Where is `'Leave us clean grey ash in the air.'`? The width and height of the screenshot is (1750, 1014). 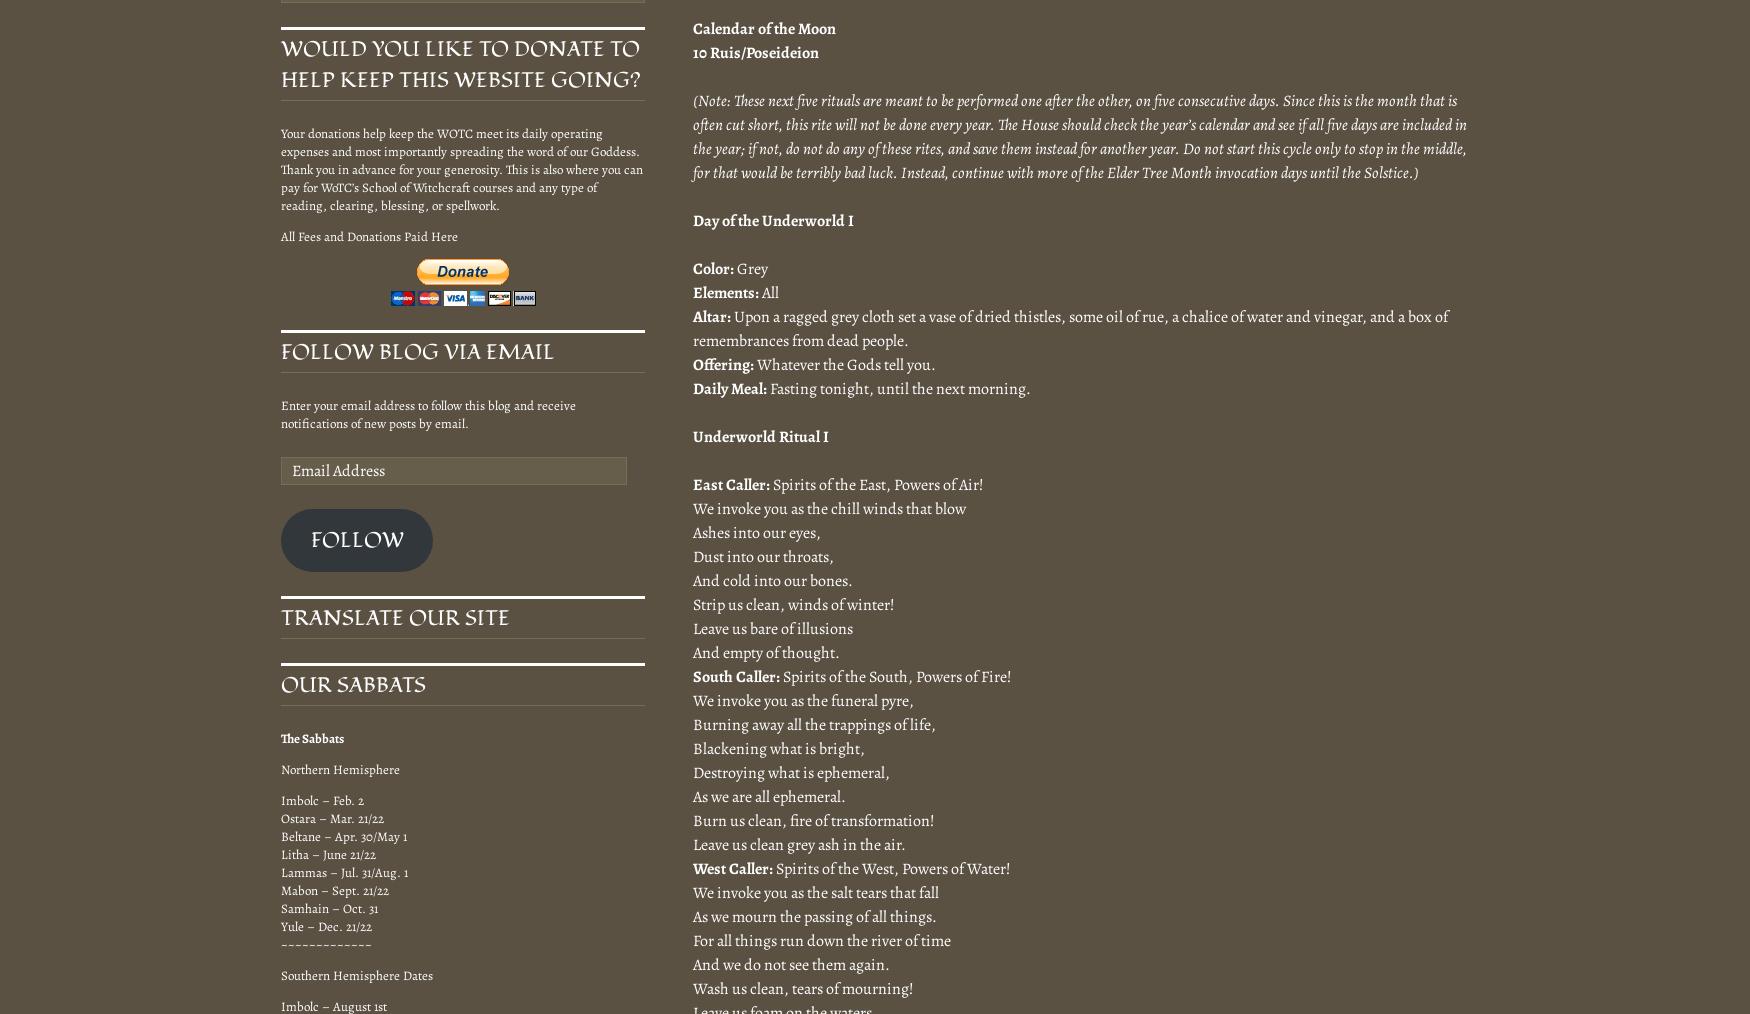 'Leave us clean grey ash in the air.' is located at coordinates (693, 843).